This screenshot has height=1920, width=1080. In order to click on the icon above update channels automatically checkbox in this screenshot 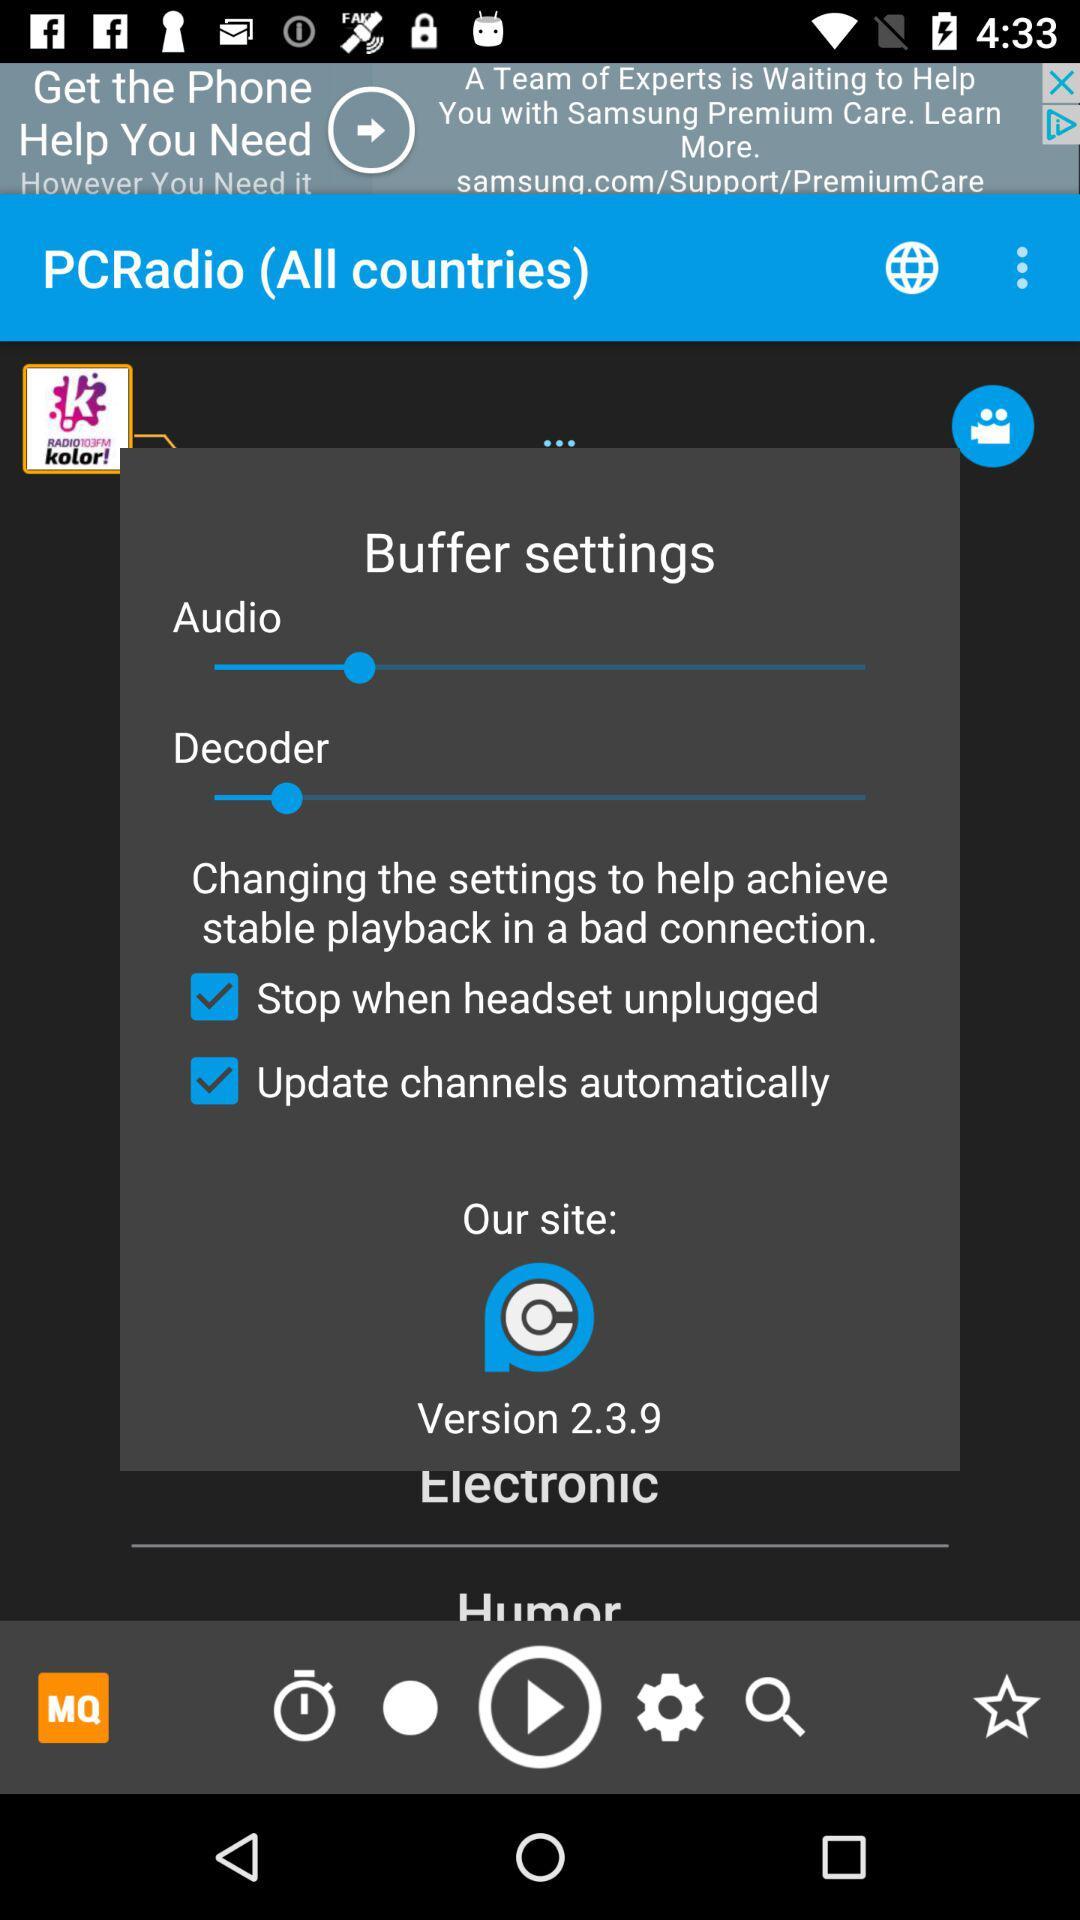, I will do `click(495, 996)`.